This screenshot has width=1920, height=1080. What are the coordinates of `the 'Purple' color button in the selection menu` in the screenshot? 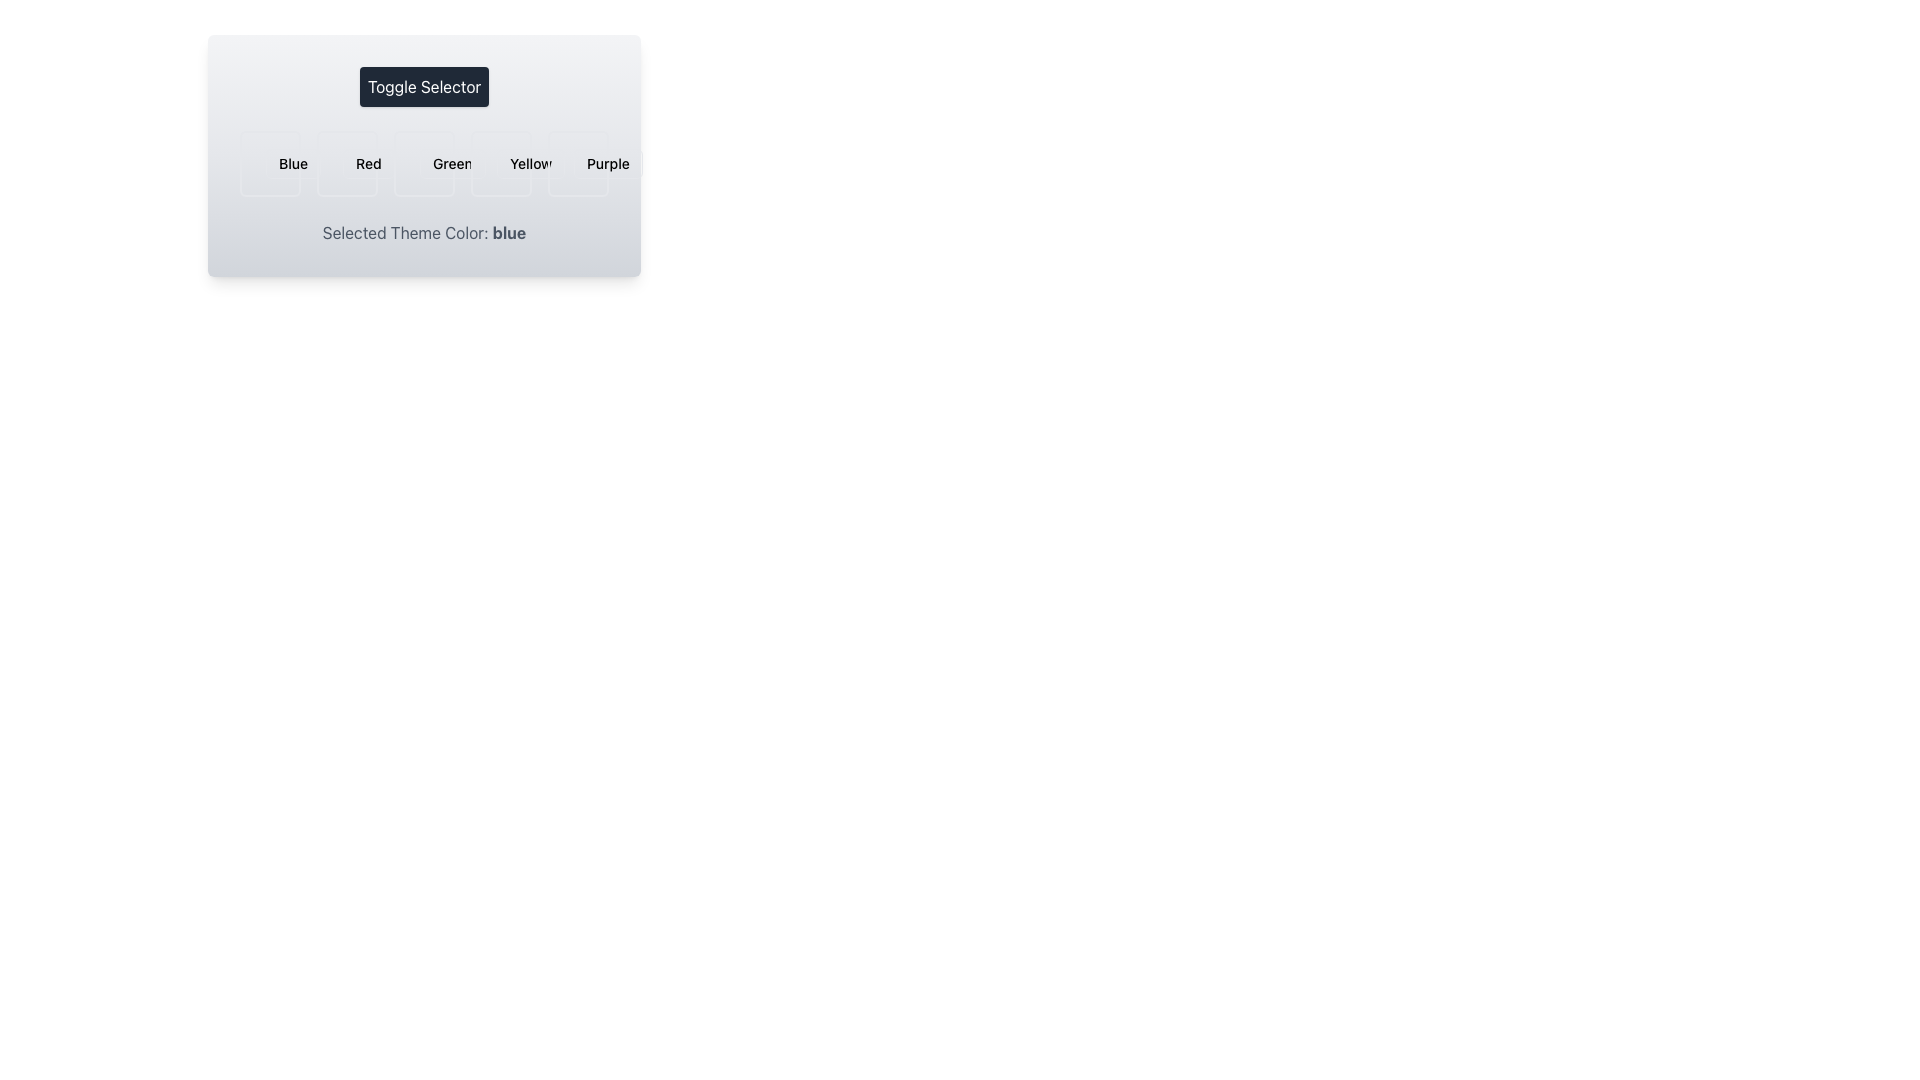 It's located at (577, 163).